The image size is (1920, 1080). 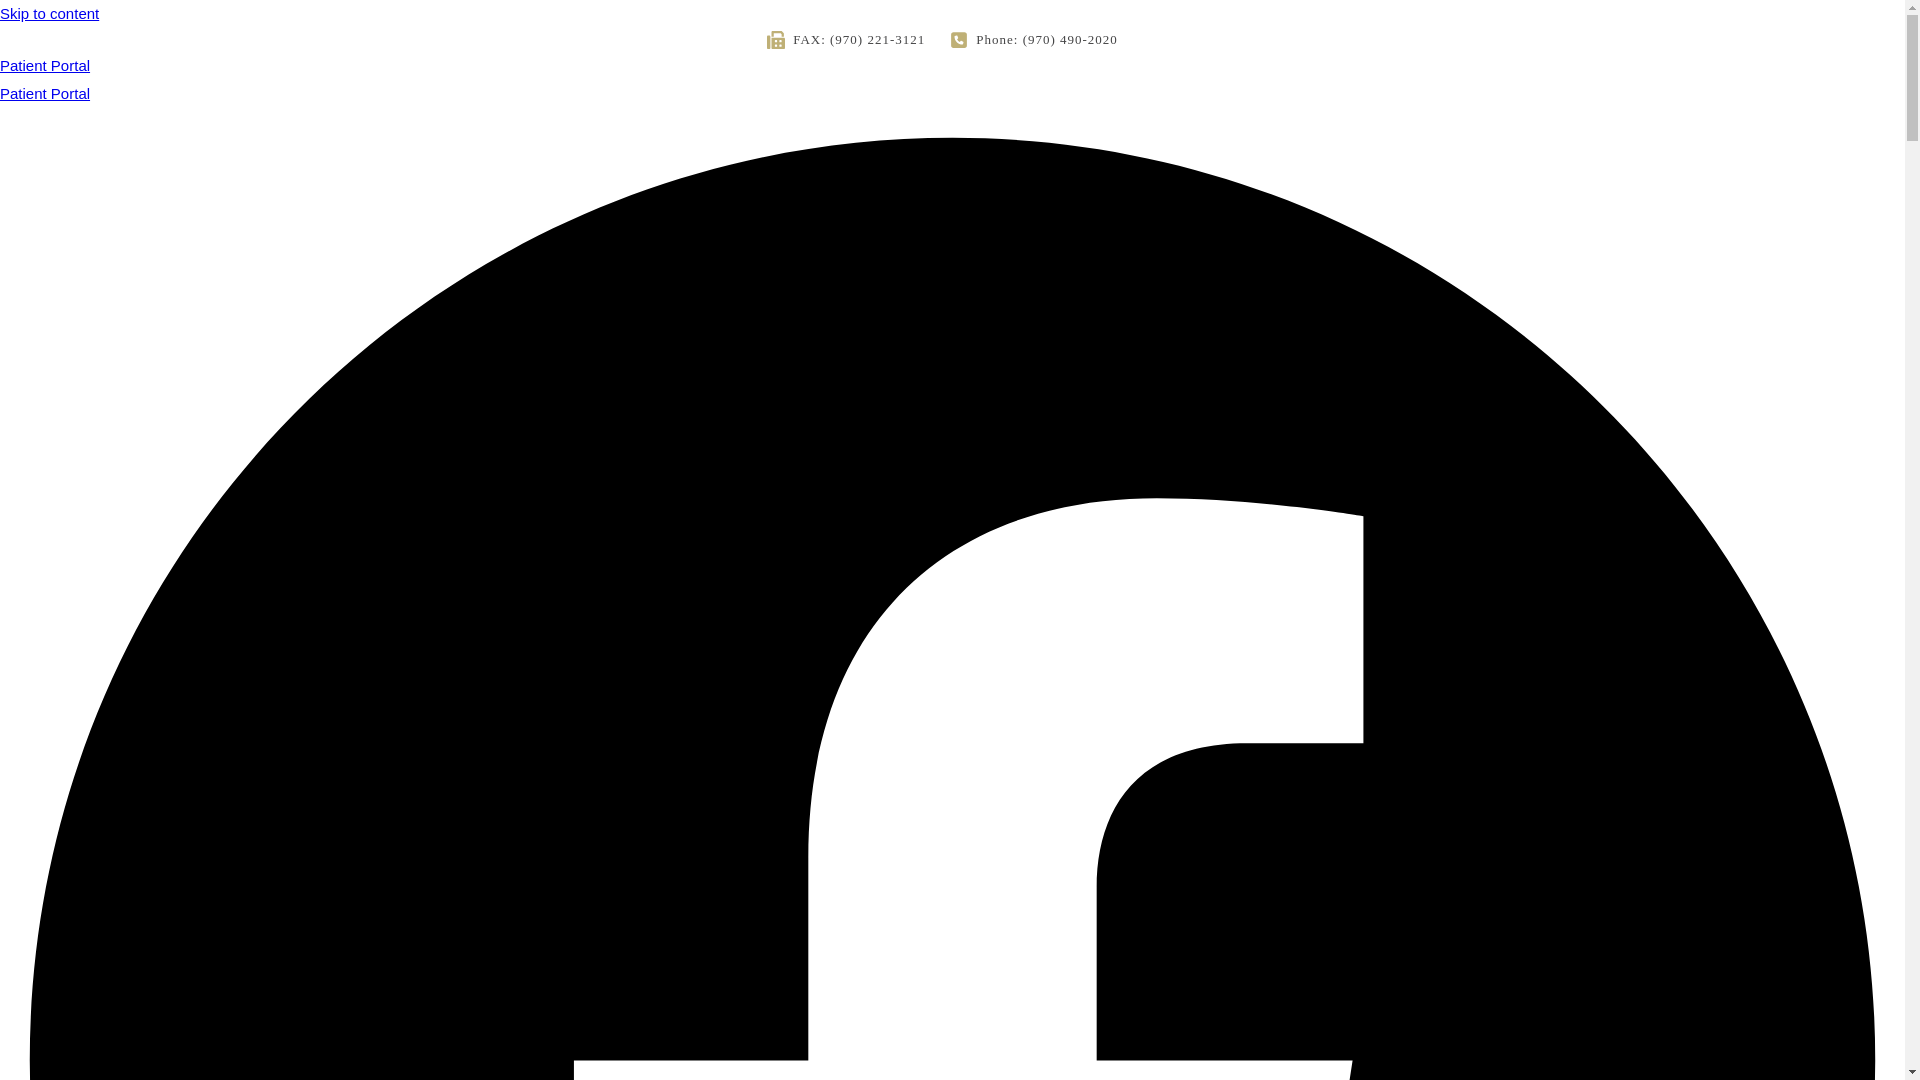 I want to click on 'Patient Portal', so click(x=44, y=93).